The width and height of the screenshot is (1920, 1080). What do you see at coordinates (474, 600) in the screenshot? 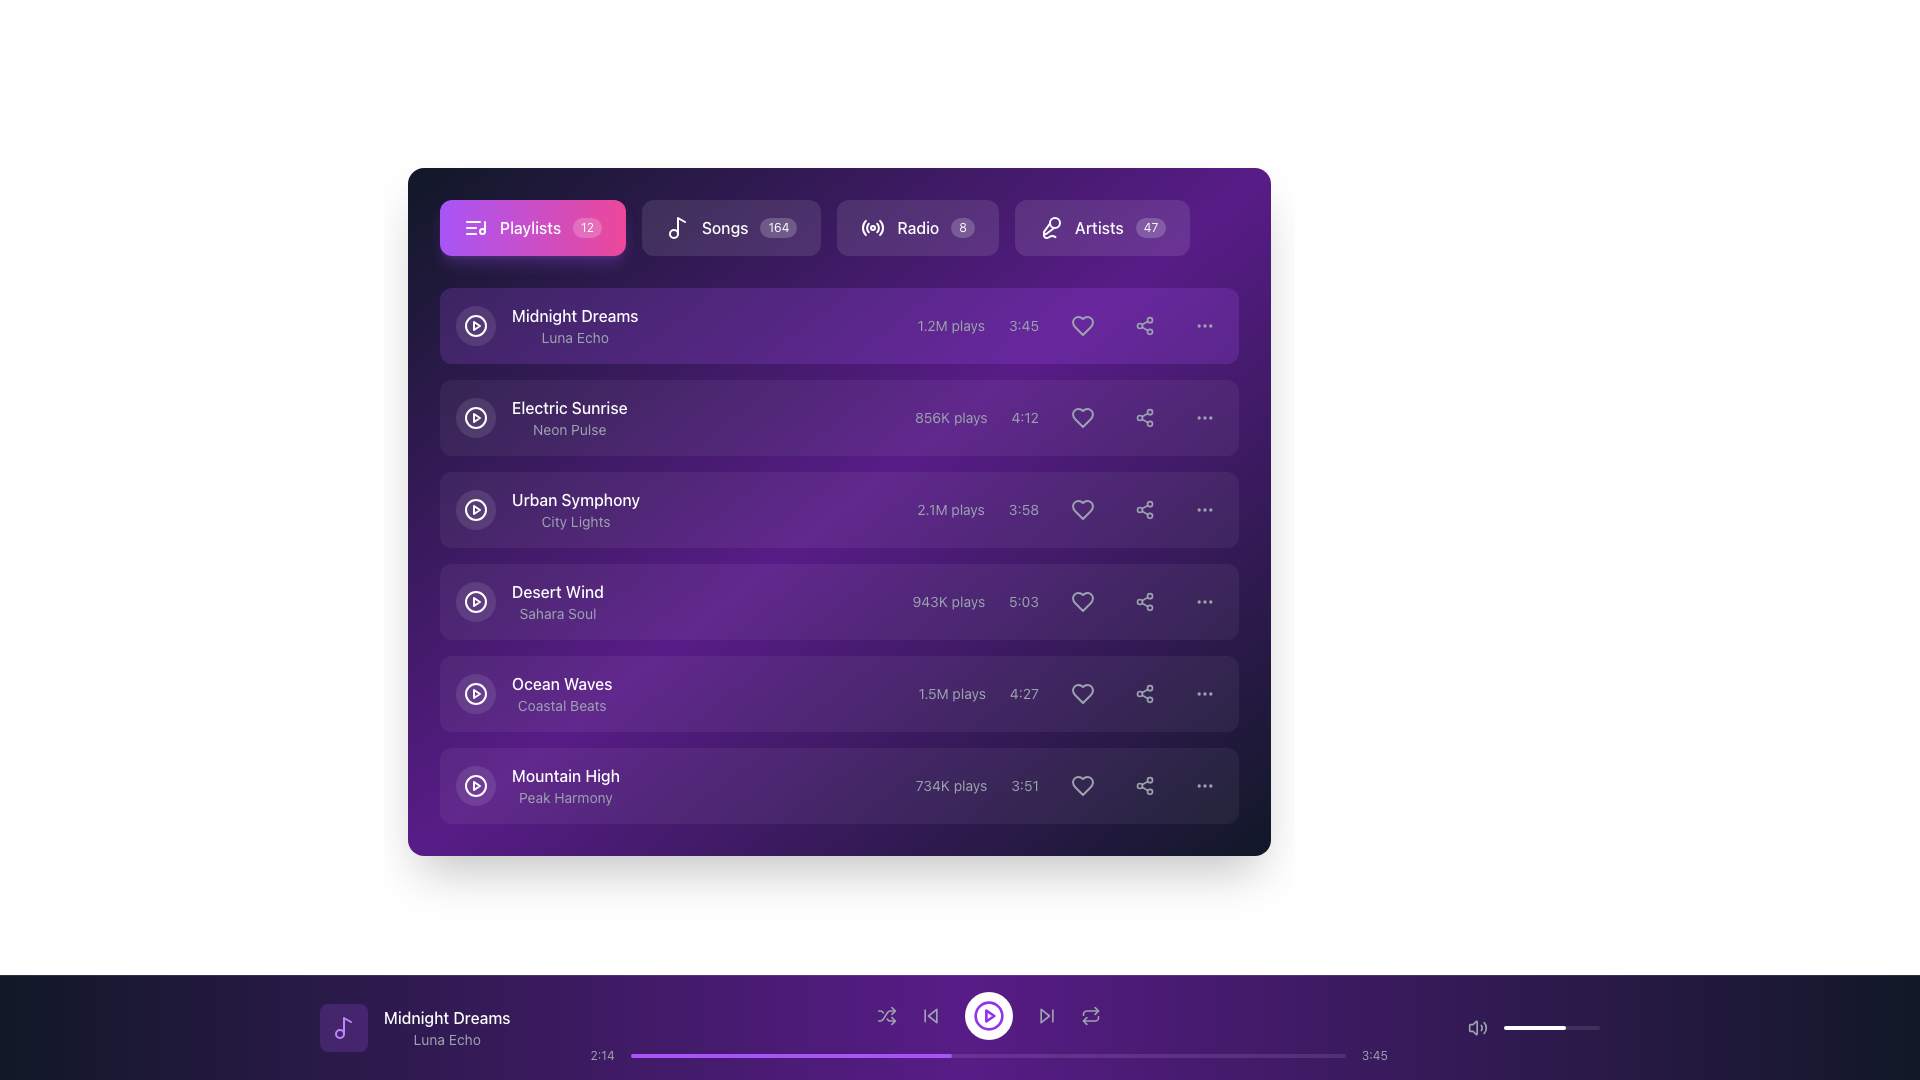
I see `the circular play button icon for the song 'Desert Wind' by 'Sahara Soul'` at bounding box center [474, 600].